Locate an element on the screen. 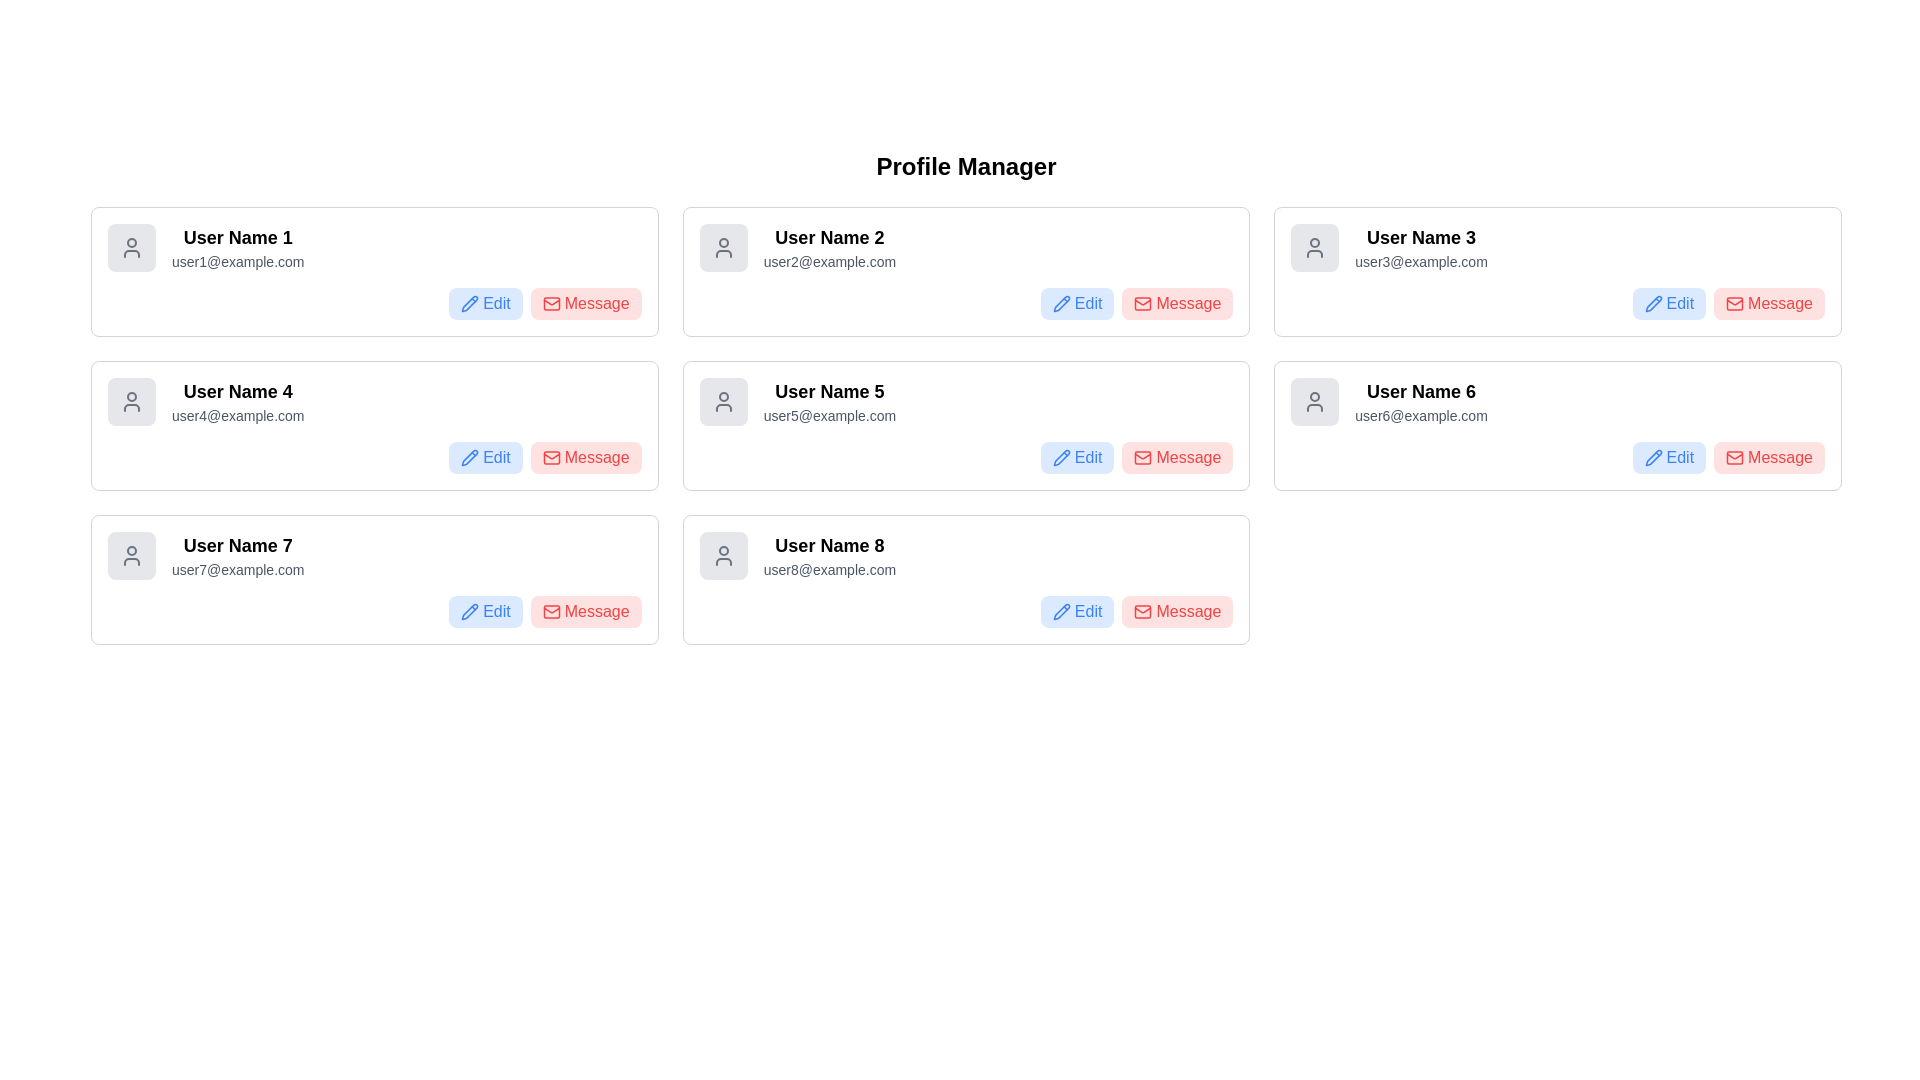 This screenshot has width=1920, height=1080. the informational label displaying 'User Name 5' and email address in the profile card grid layout is located at coordinates (829, 401).